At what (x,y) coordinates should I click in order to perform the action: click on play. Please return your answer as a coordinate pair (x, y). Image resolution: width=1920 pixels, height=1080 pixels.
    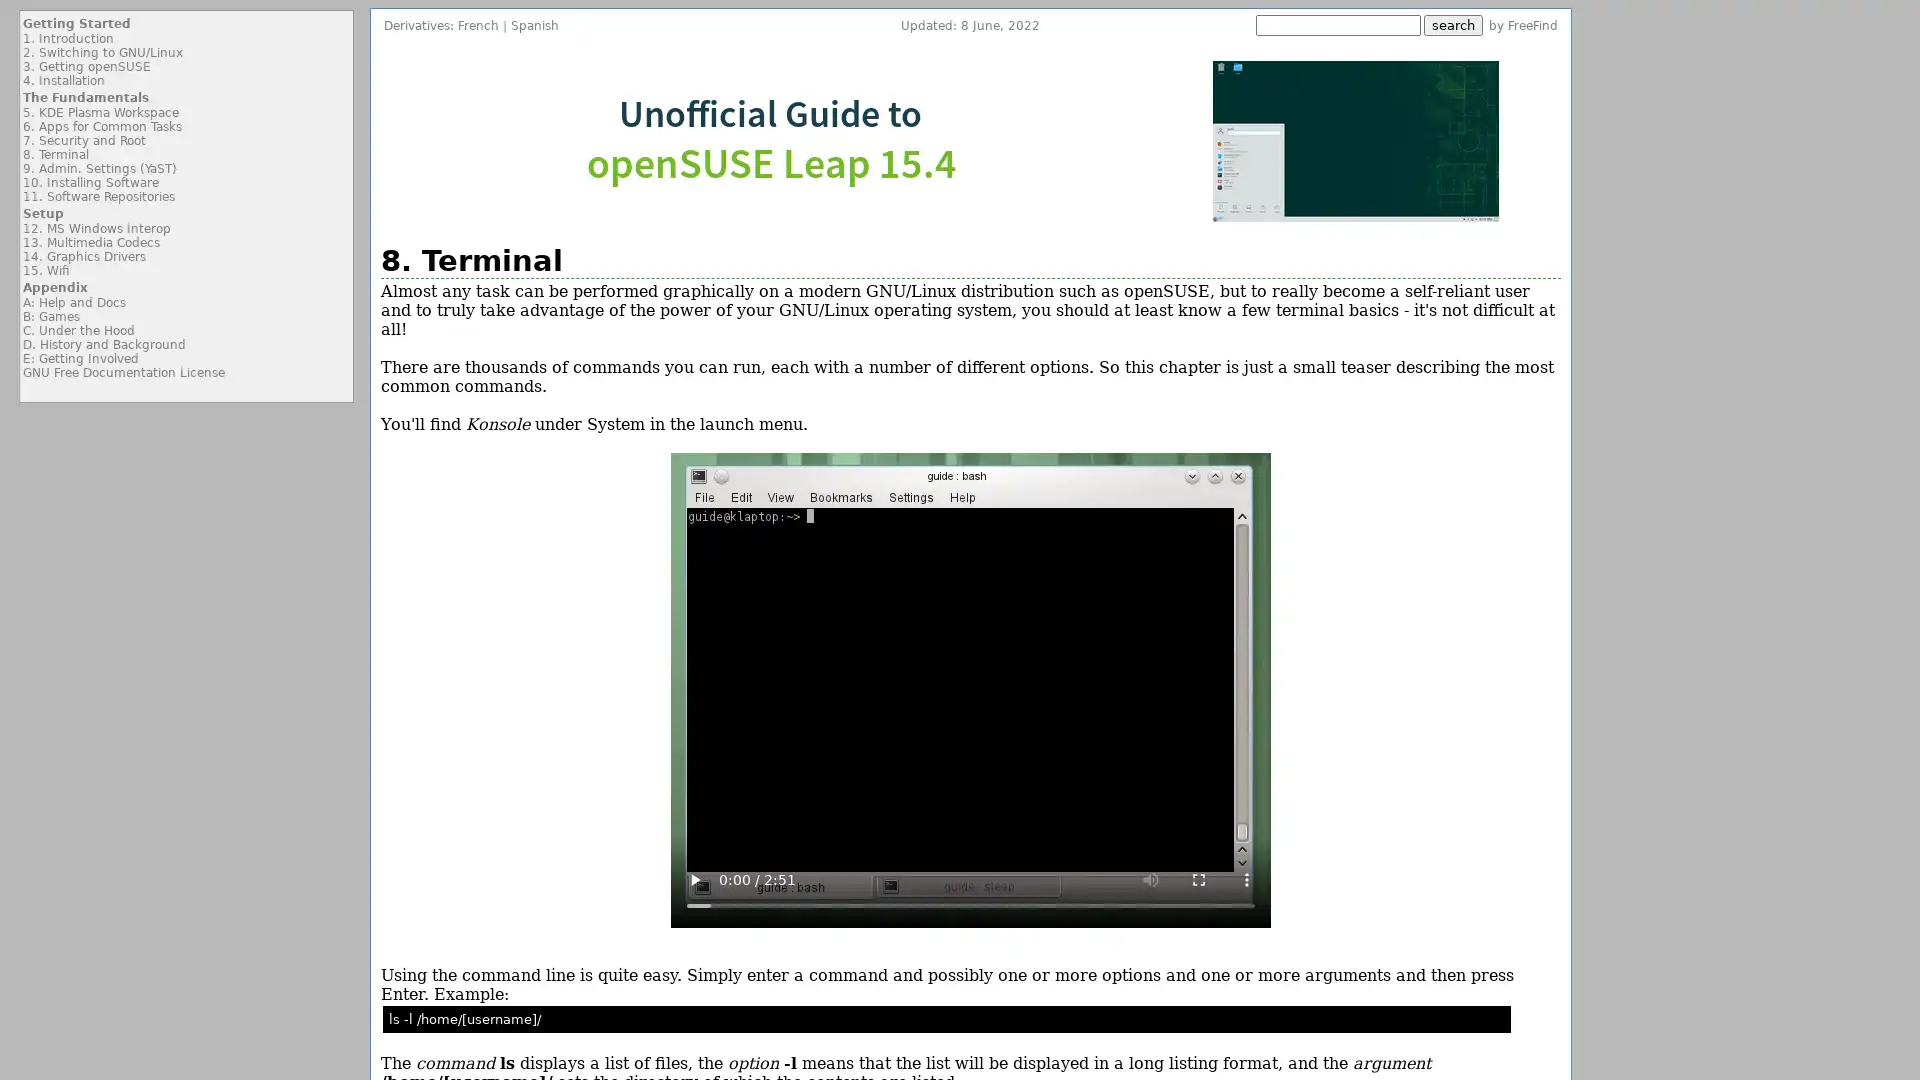
    Looking at the image, I should click on (694, 878).